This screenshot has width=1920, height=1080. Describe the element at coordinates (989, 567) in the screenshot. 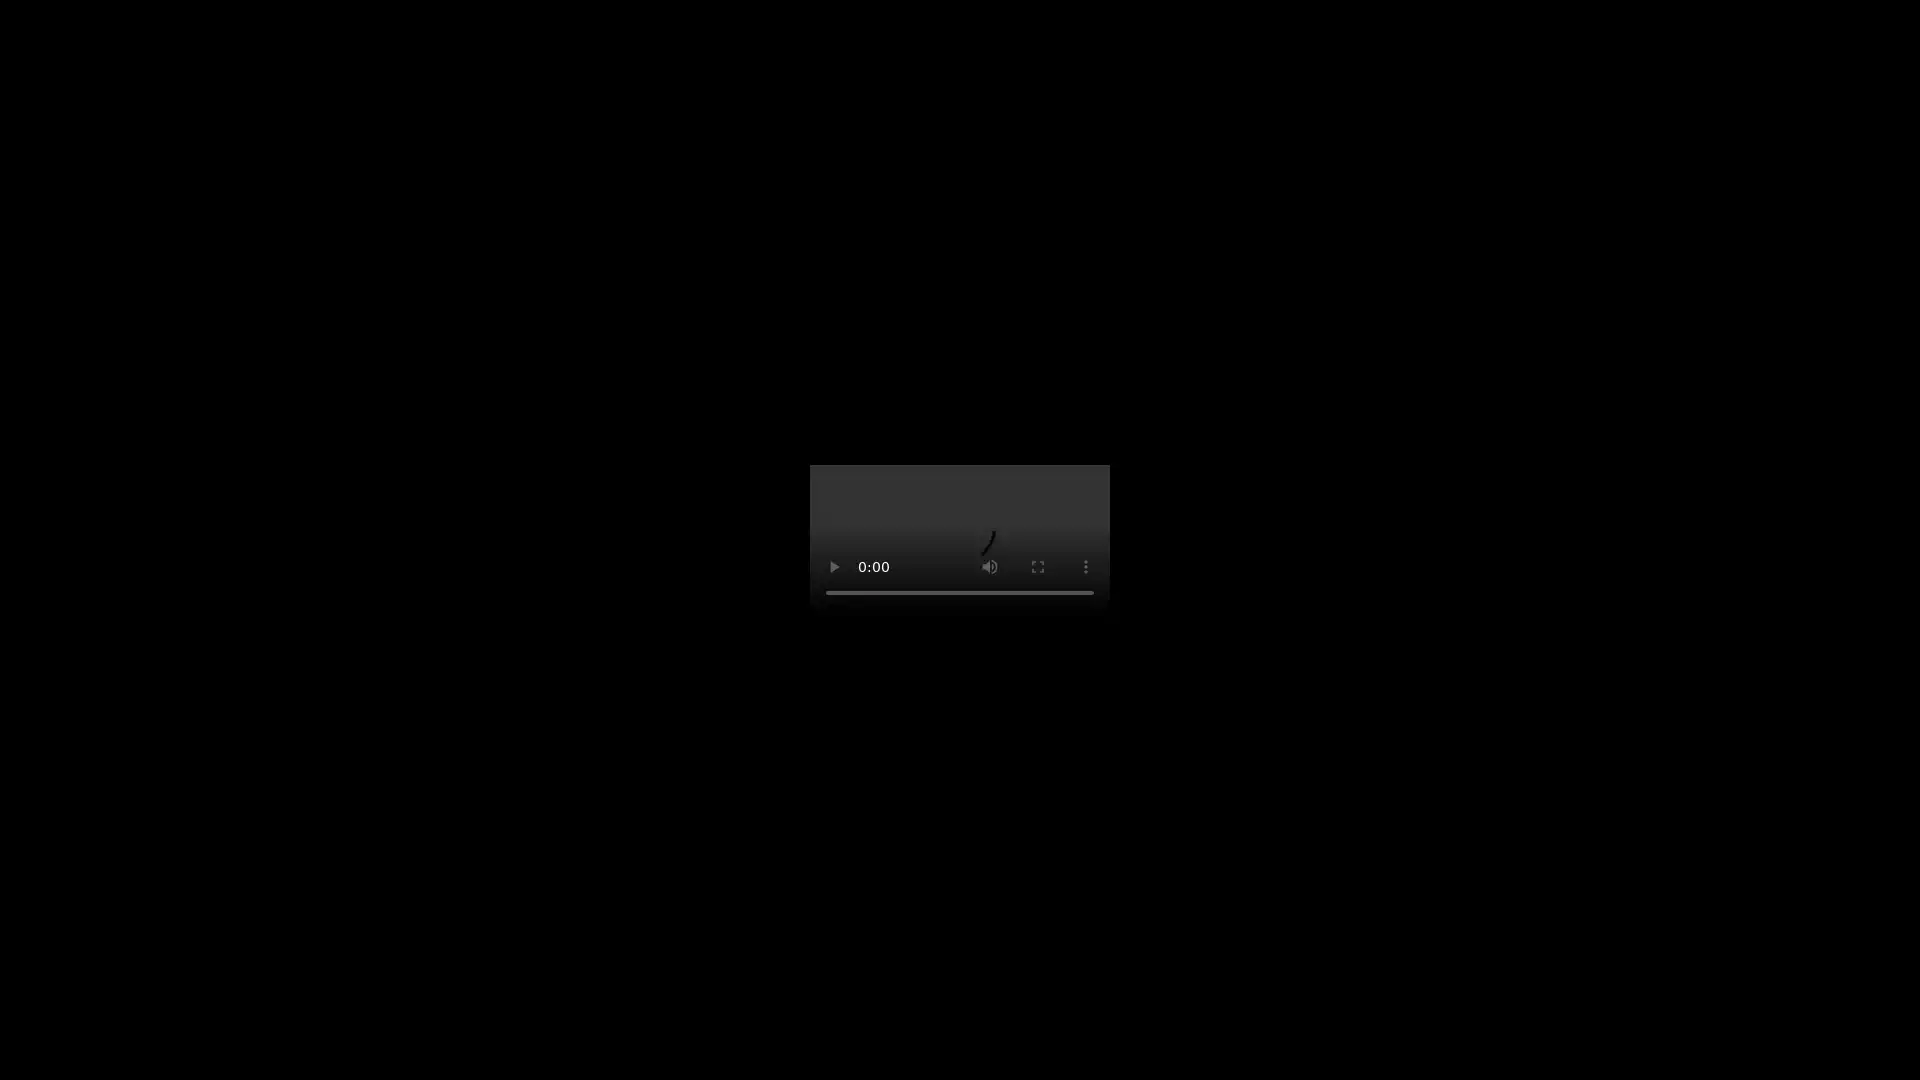

I see `mute` at that location.